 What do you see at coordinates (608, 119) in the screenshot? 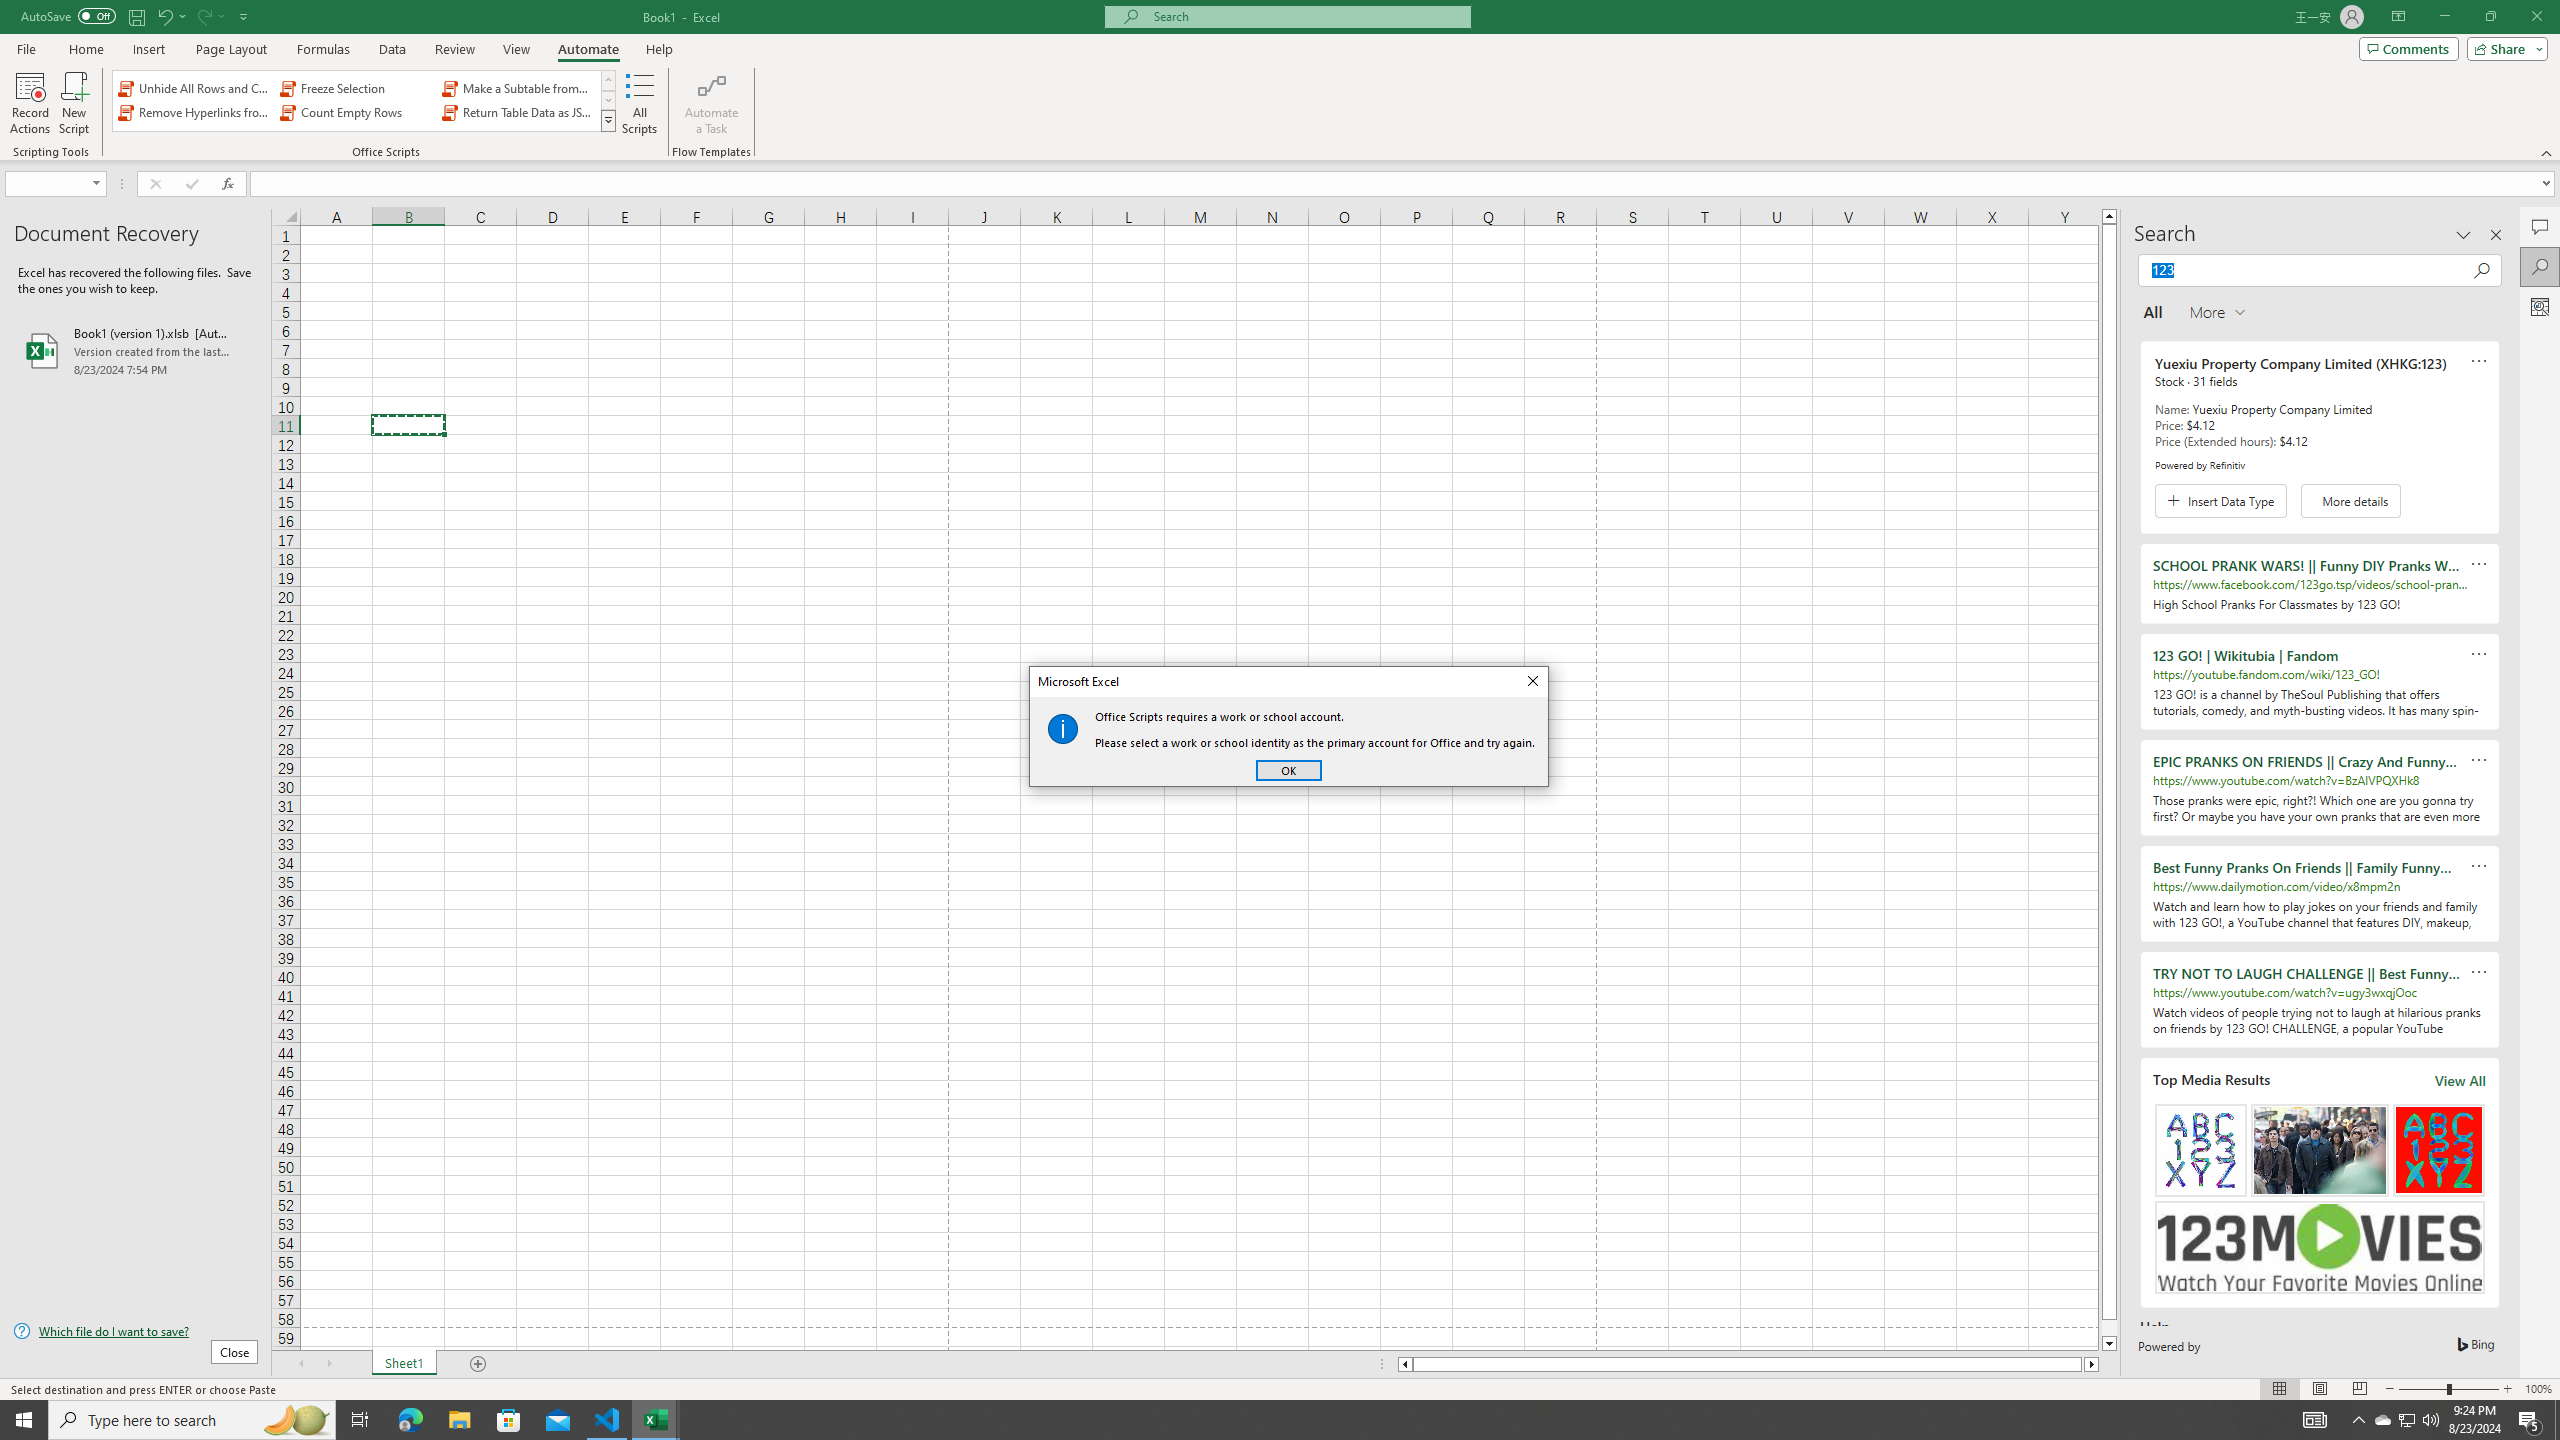
I see `'Office Scripts'` at bounding box center [608, 119].